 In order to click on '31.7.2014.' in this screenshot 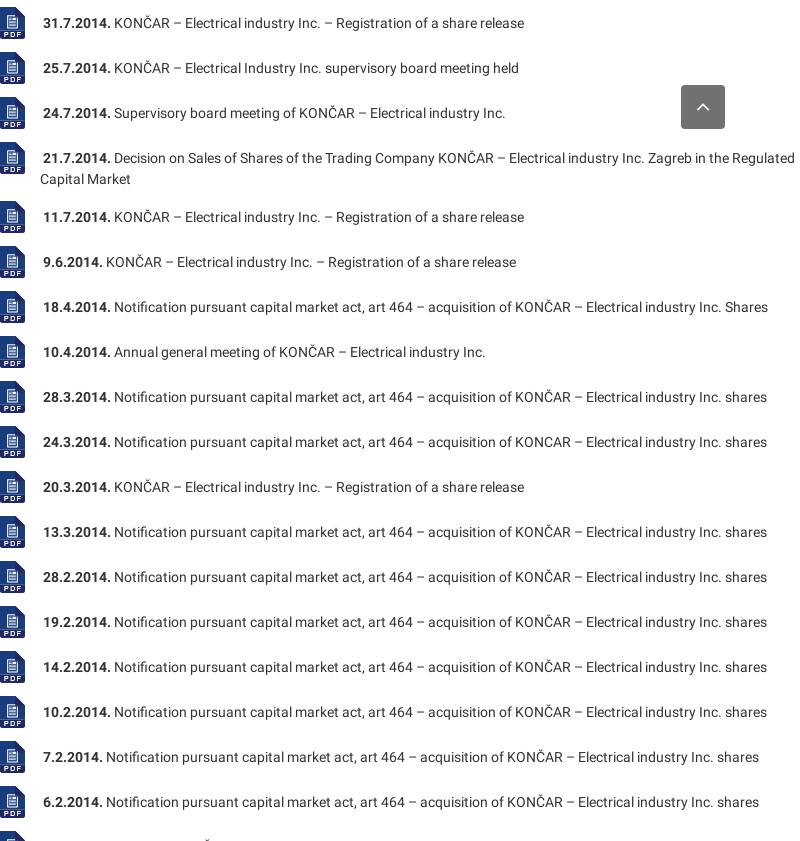, I will do `click(77, 21)`.